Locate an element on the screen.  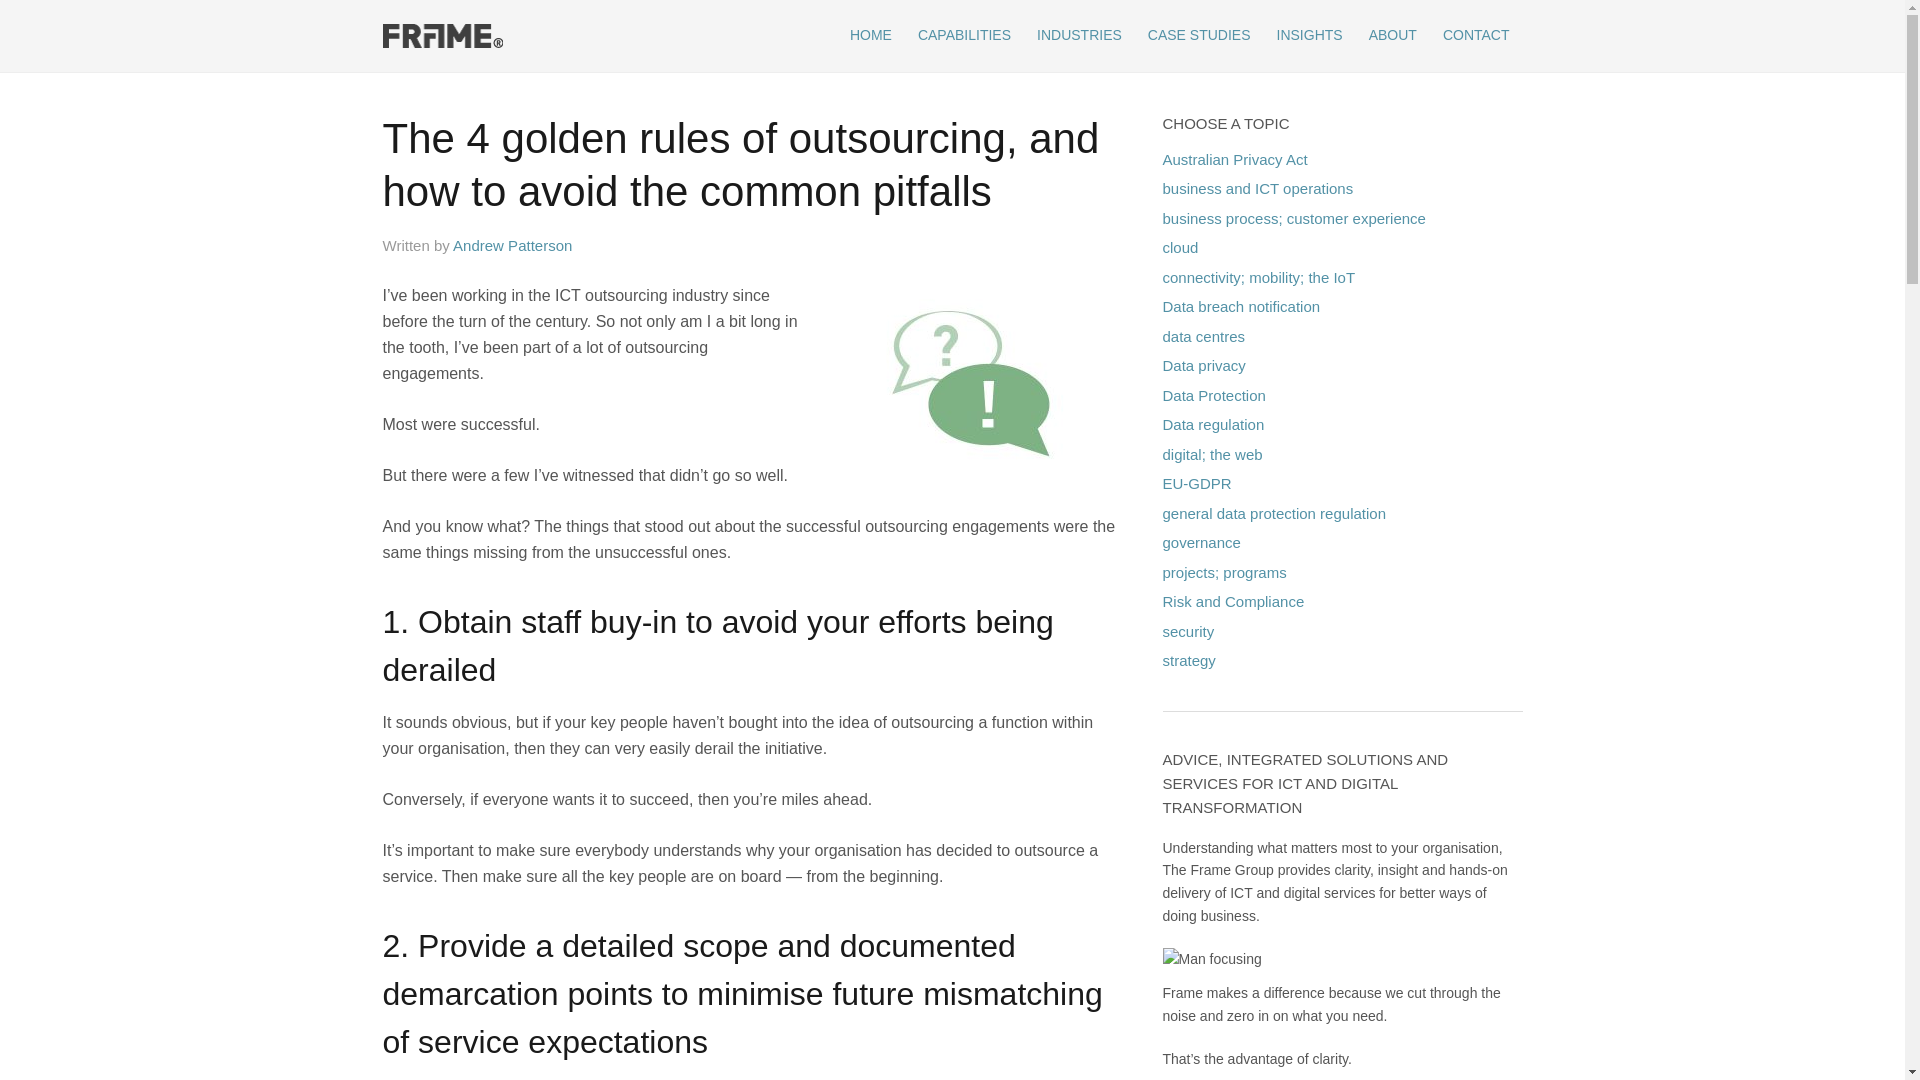
'Data breach notification' is located at coordinates (1240, 306).